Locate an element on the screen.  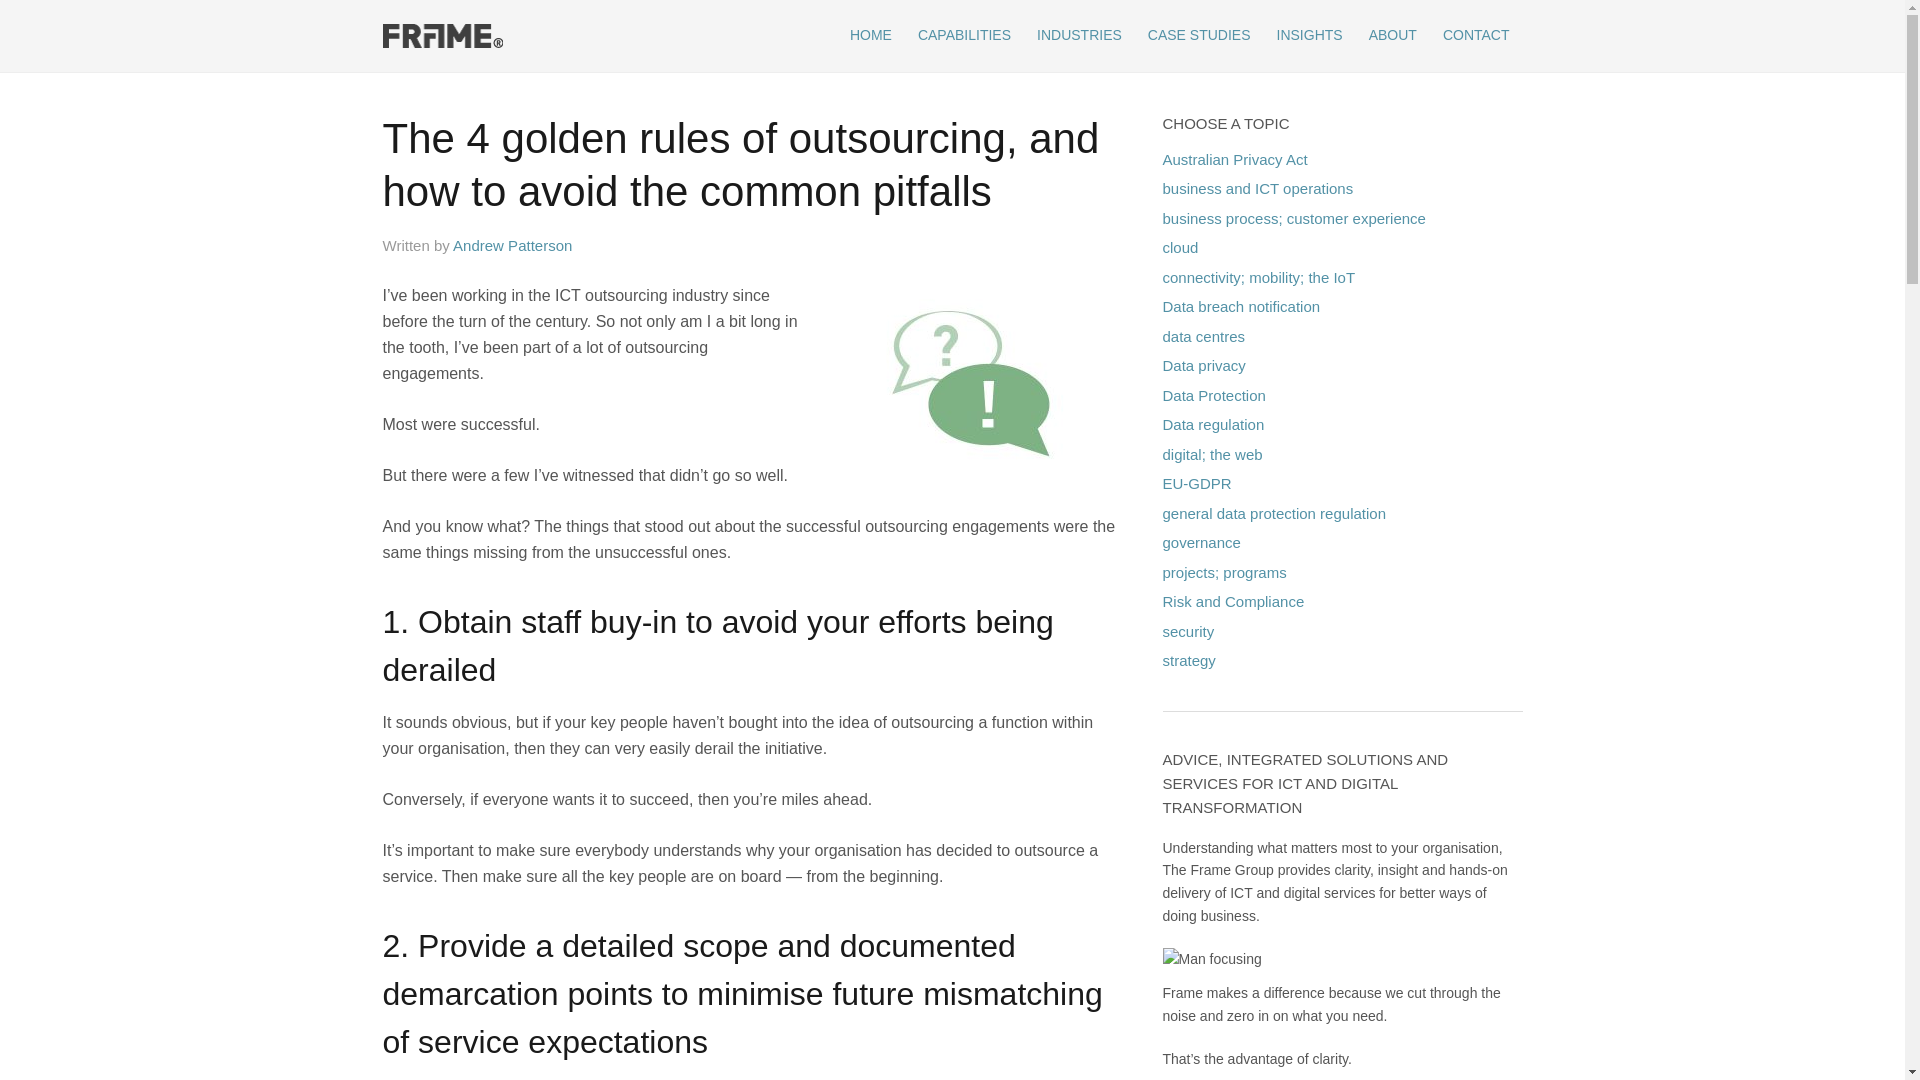
'Data breach notification' is located at coordinates (1240, 306).